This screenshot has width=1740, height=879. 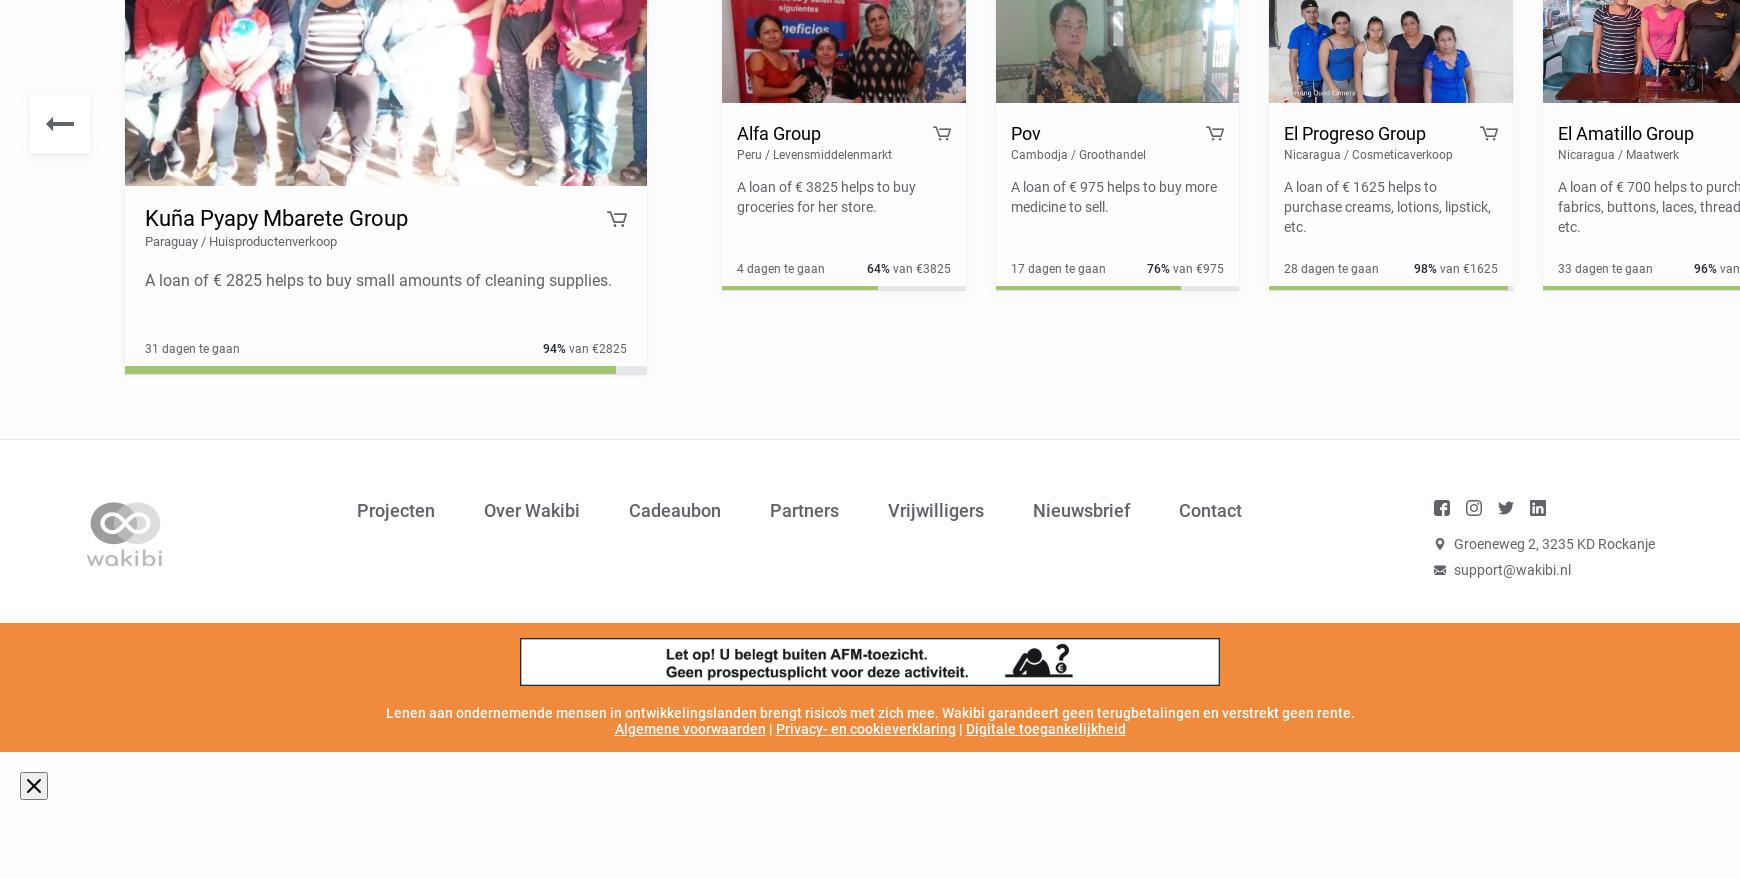 What do you see at coordinates (1624, 133) in the screenshot?
I see `'El Amatillo Group'` at bounding box center [1624, 133].